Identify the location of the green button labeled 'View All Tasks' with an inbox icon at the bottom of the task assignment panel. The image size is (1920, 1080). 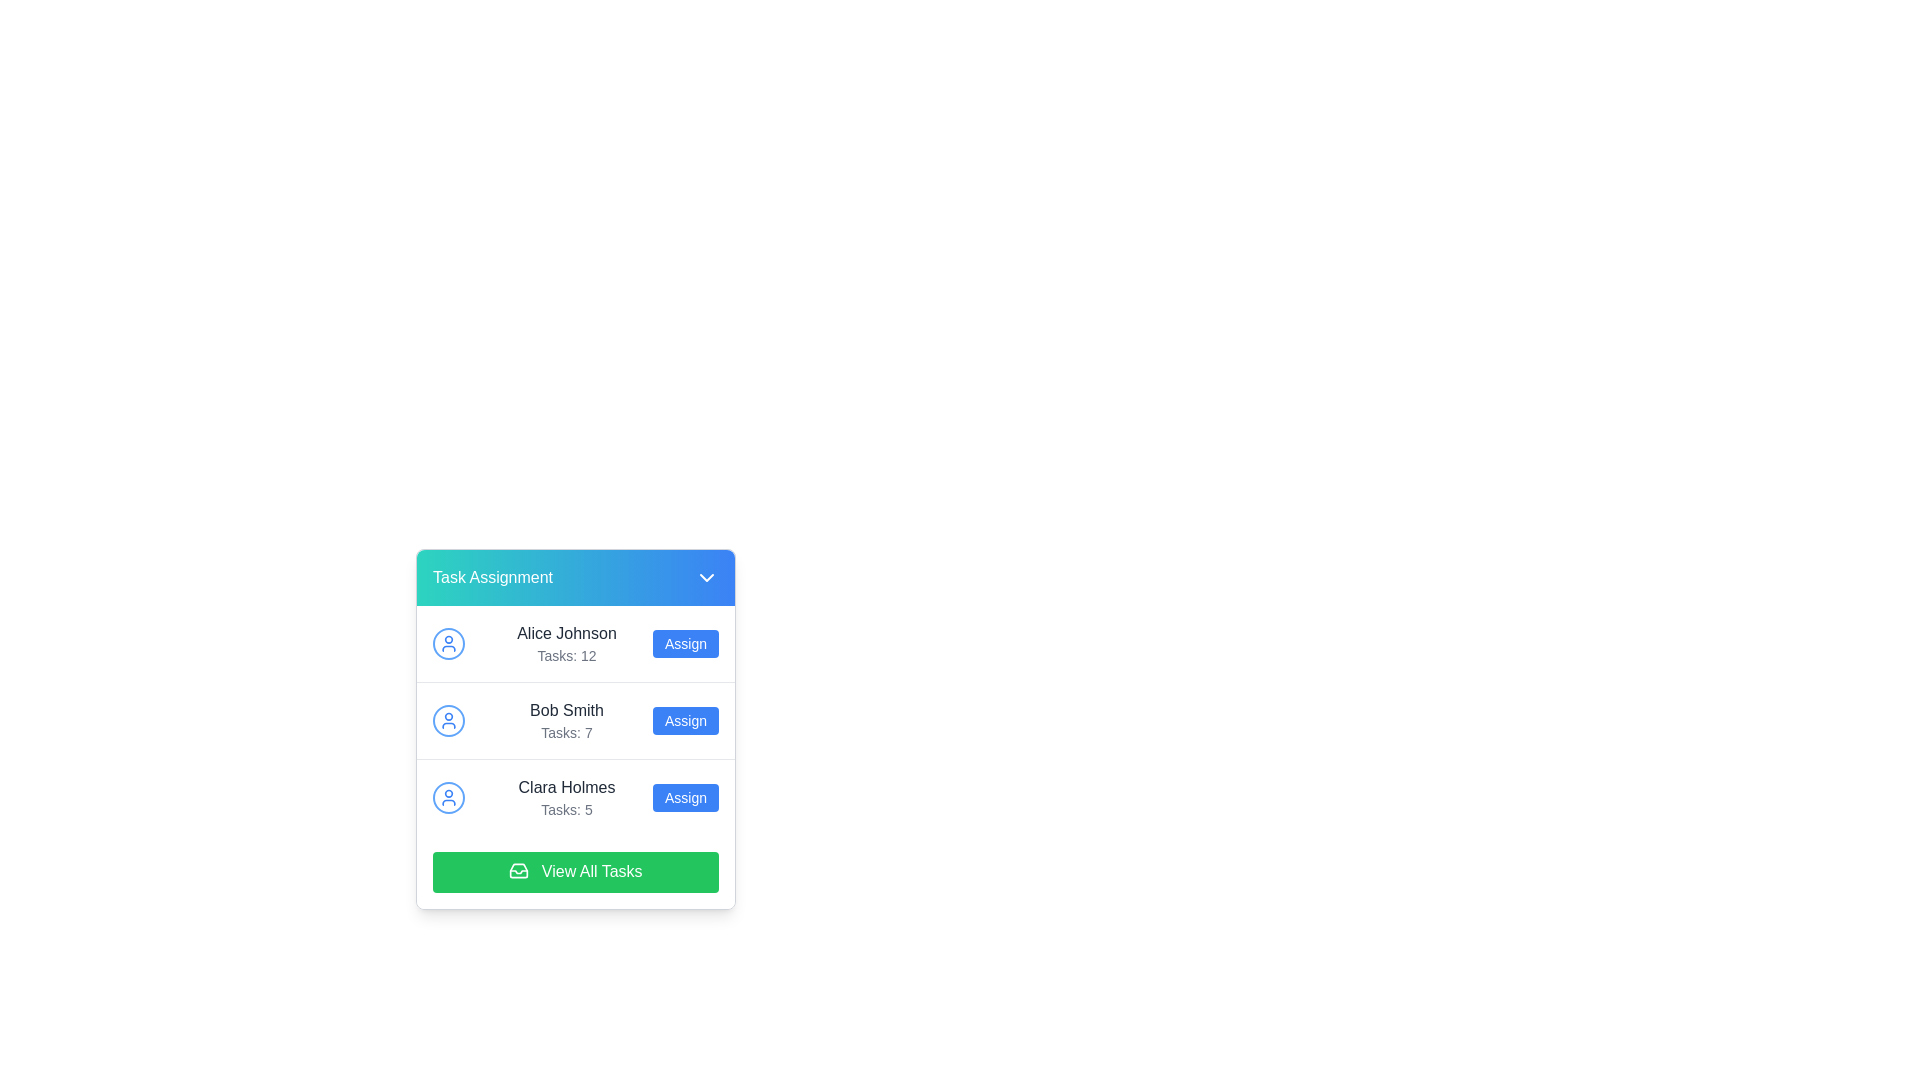
(575, 870).